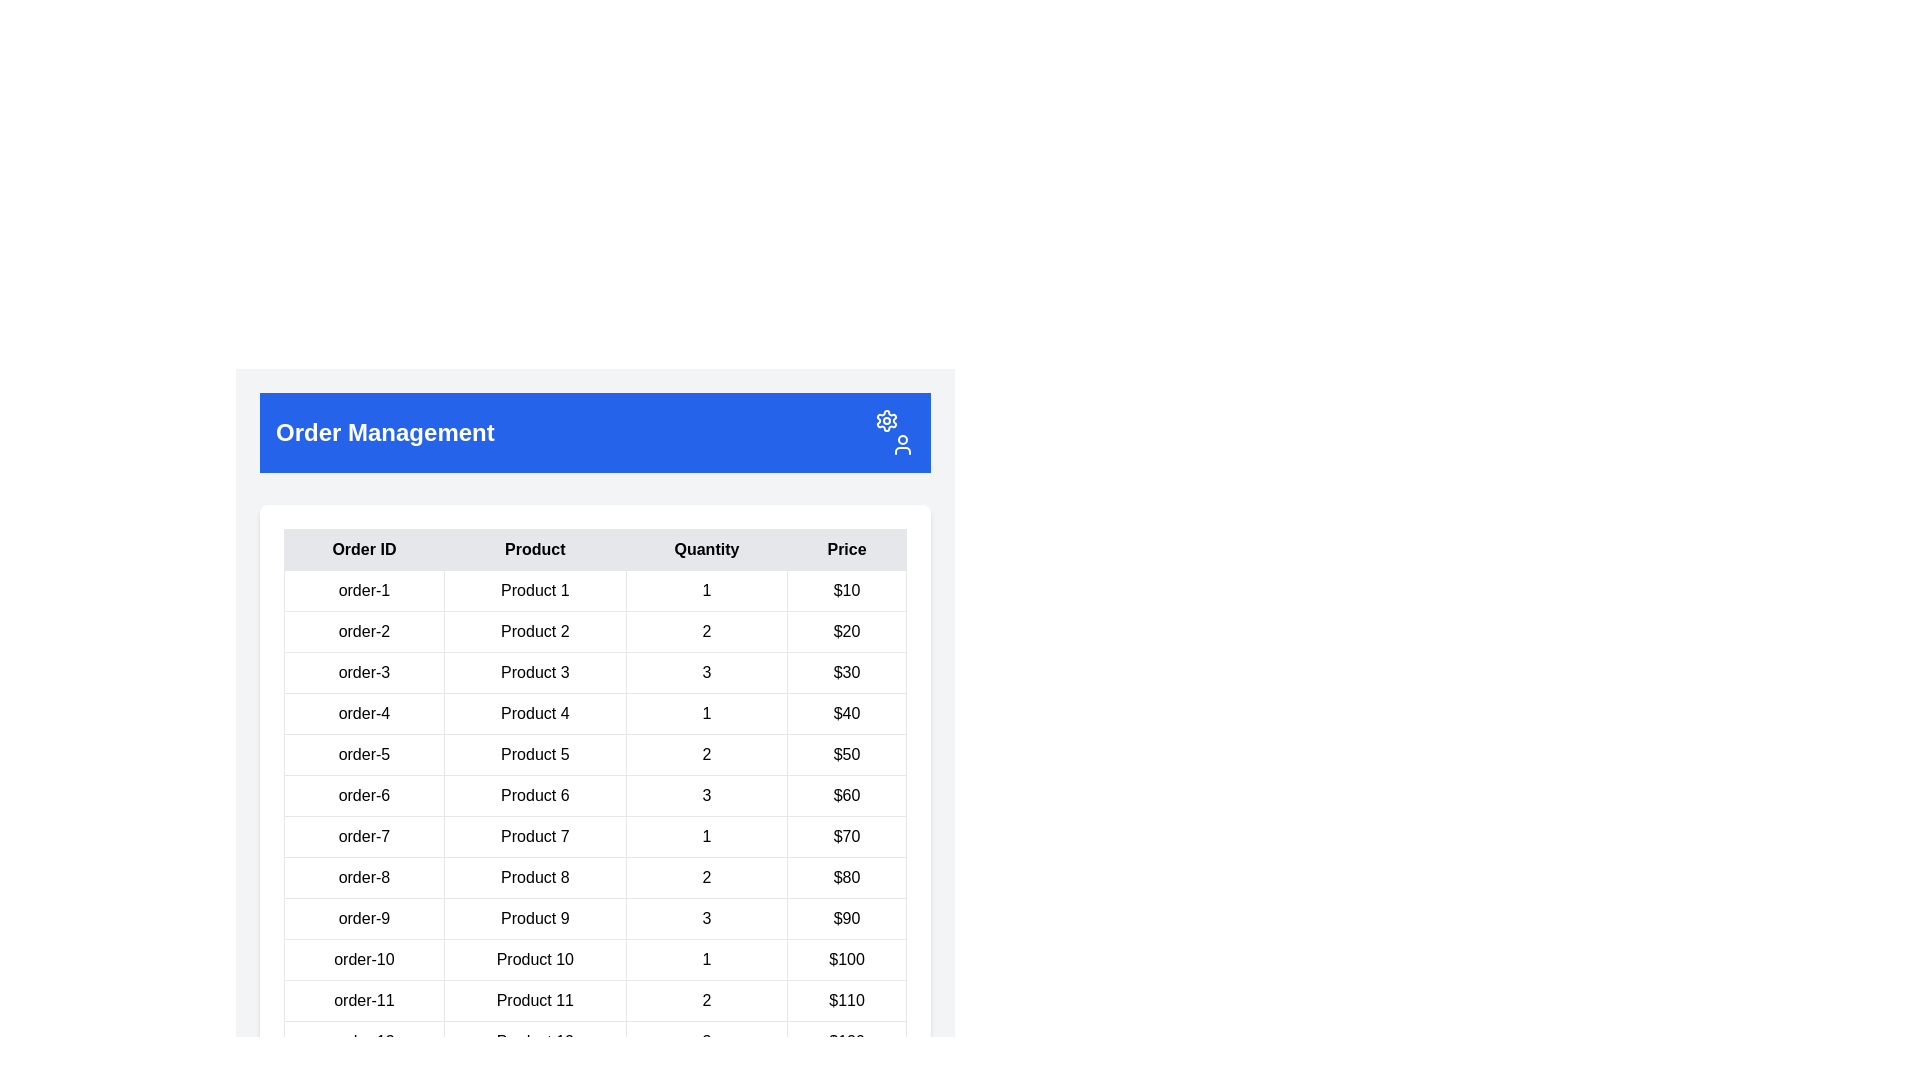  I want to click on the 10th data row, so click(594, 959).